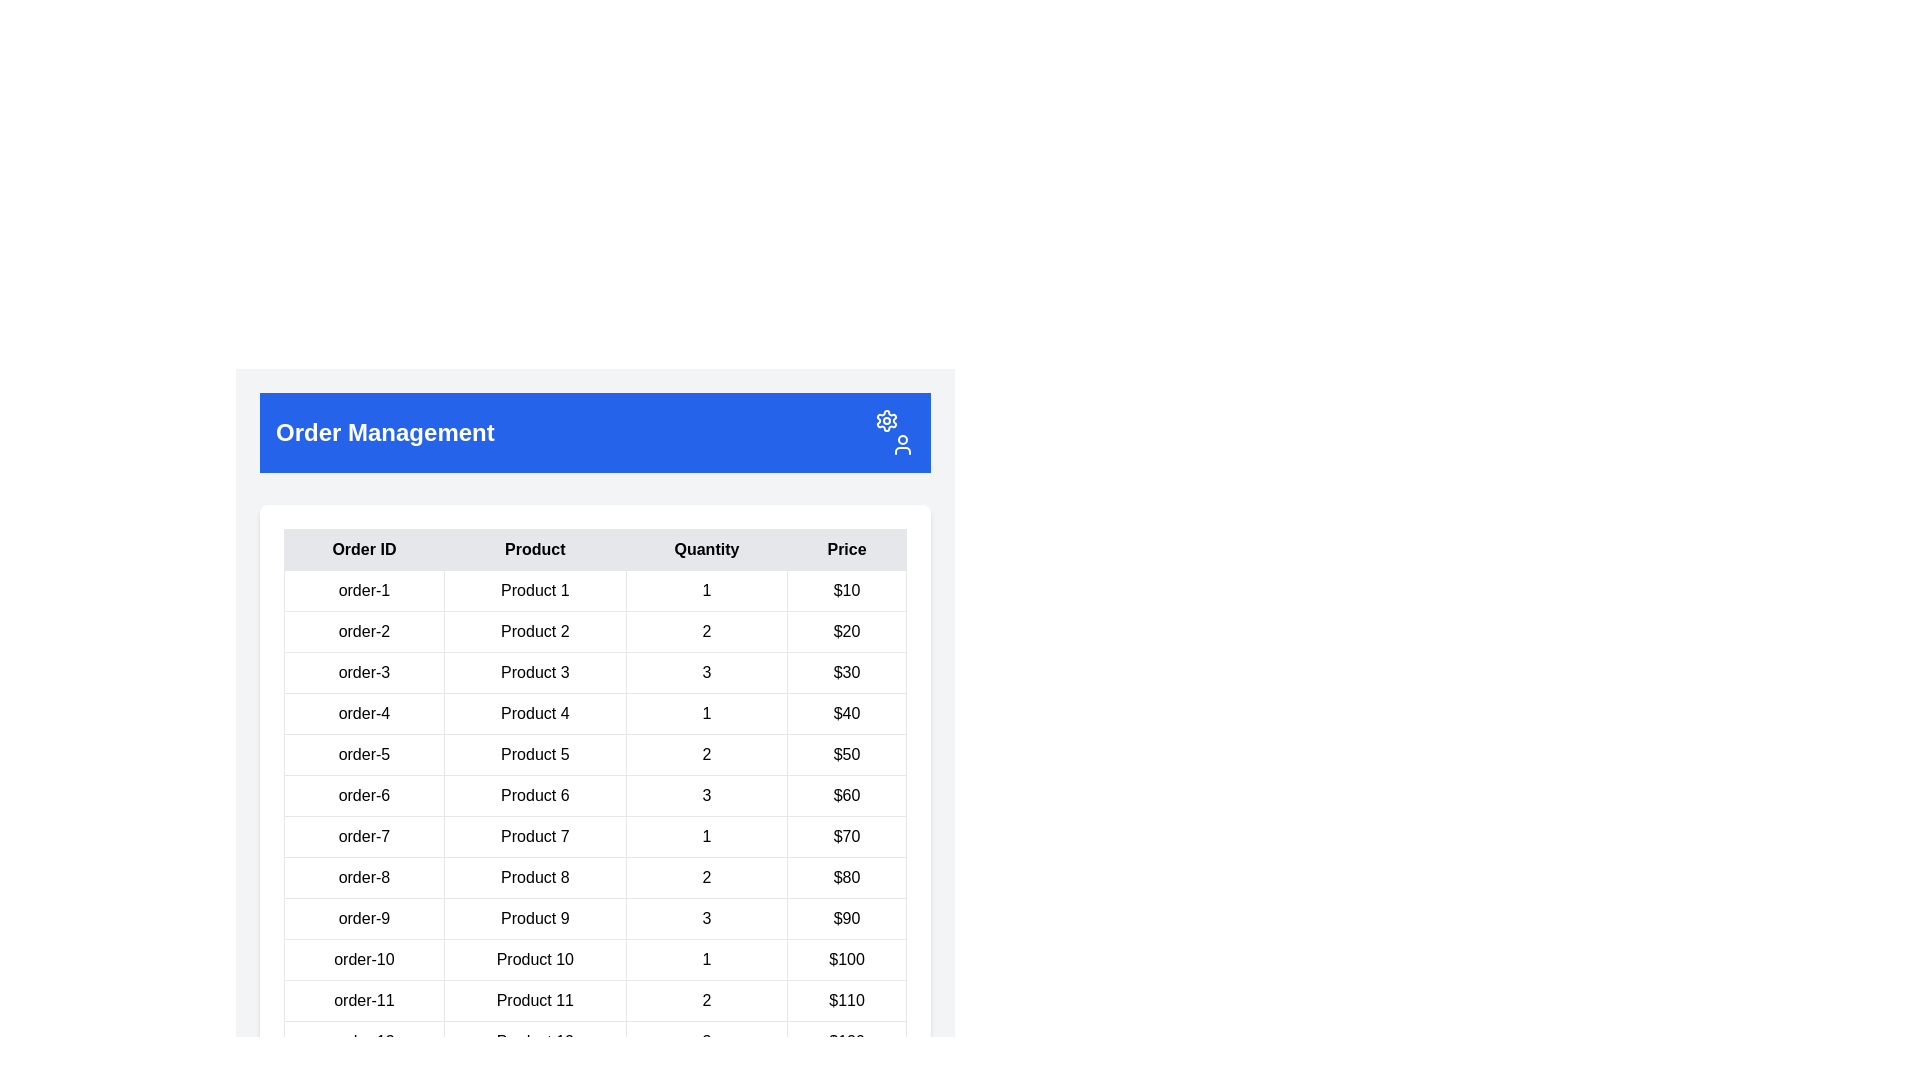  I want to click on the 10th data row, so click(594, 959).